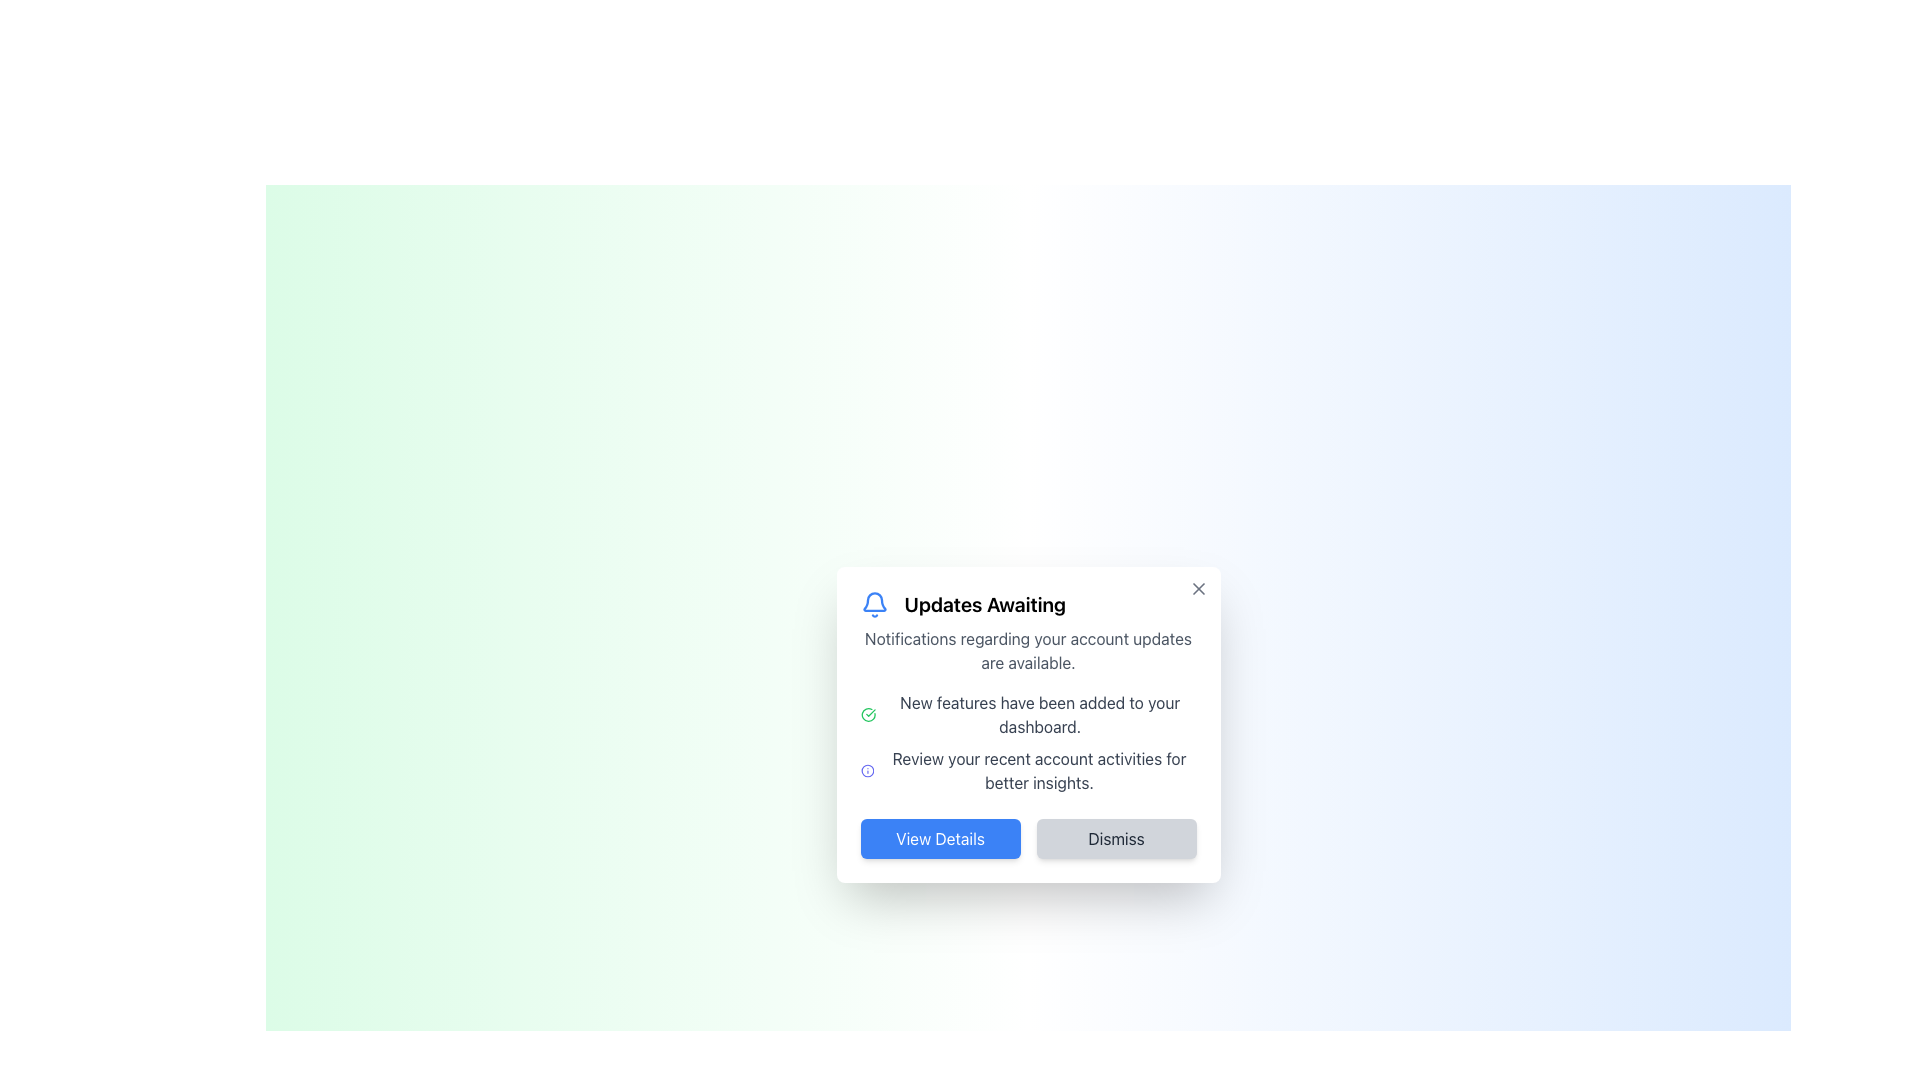 The image size is (1920, 1080). Describe the element at coordinates (867, 770) in the screenshot. I see `the circular blue icon representing information, located to the left of the text 'Review your recent account activities for better insights.'` at that location.